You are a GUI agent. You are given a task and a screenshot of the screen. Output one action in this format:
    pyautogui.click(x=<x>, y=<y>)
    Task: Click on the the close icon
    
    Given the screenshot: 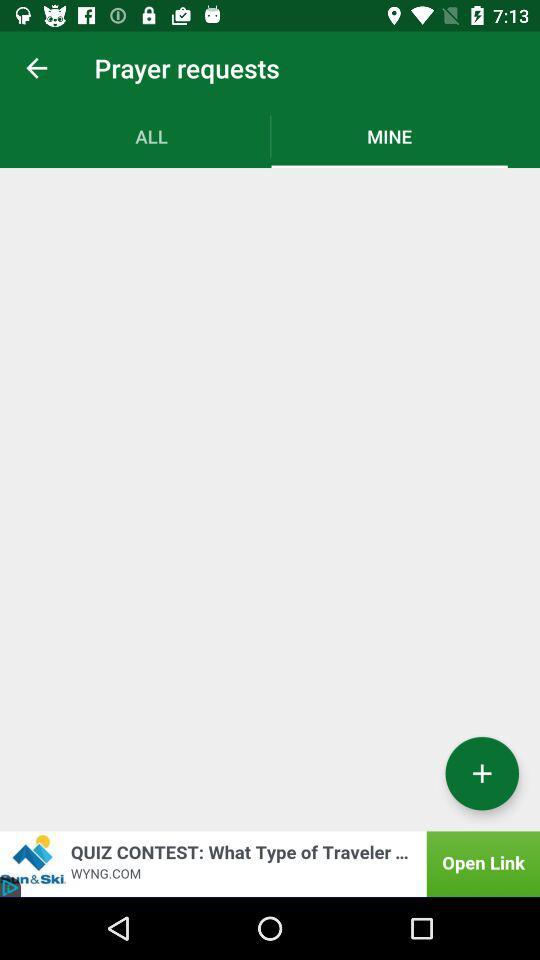 What is the action you would take?
    pyautogui.click(x=36, y=864)
    